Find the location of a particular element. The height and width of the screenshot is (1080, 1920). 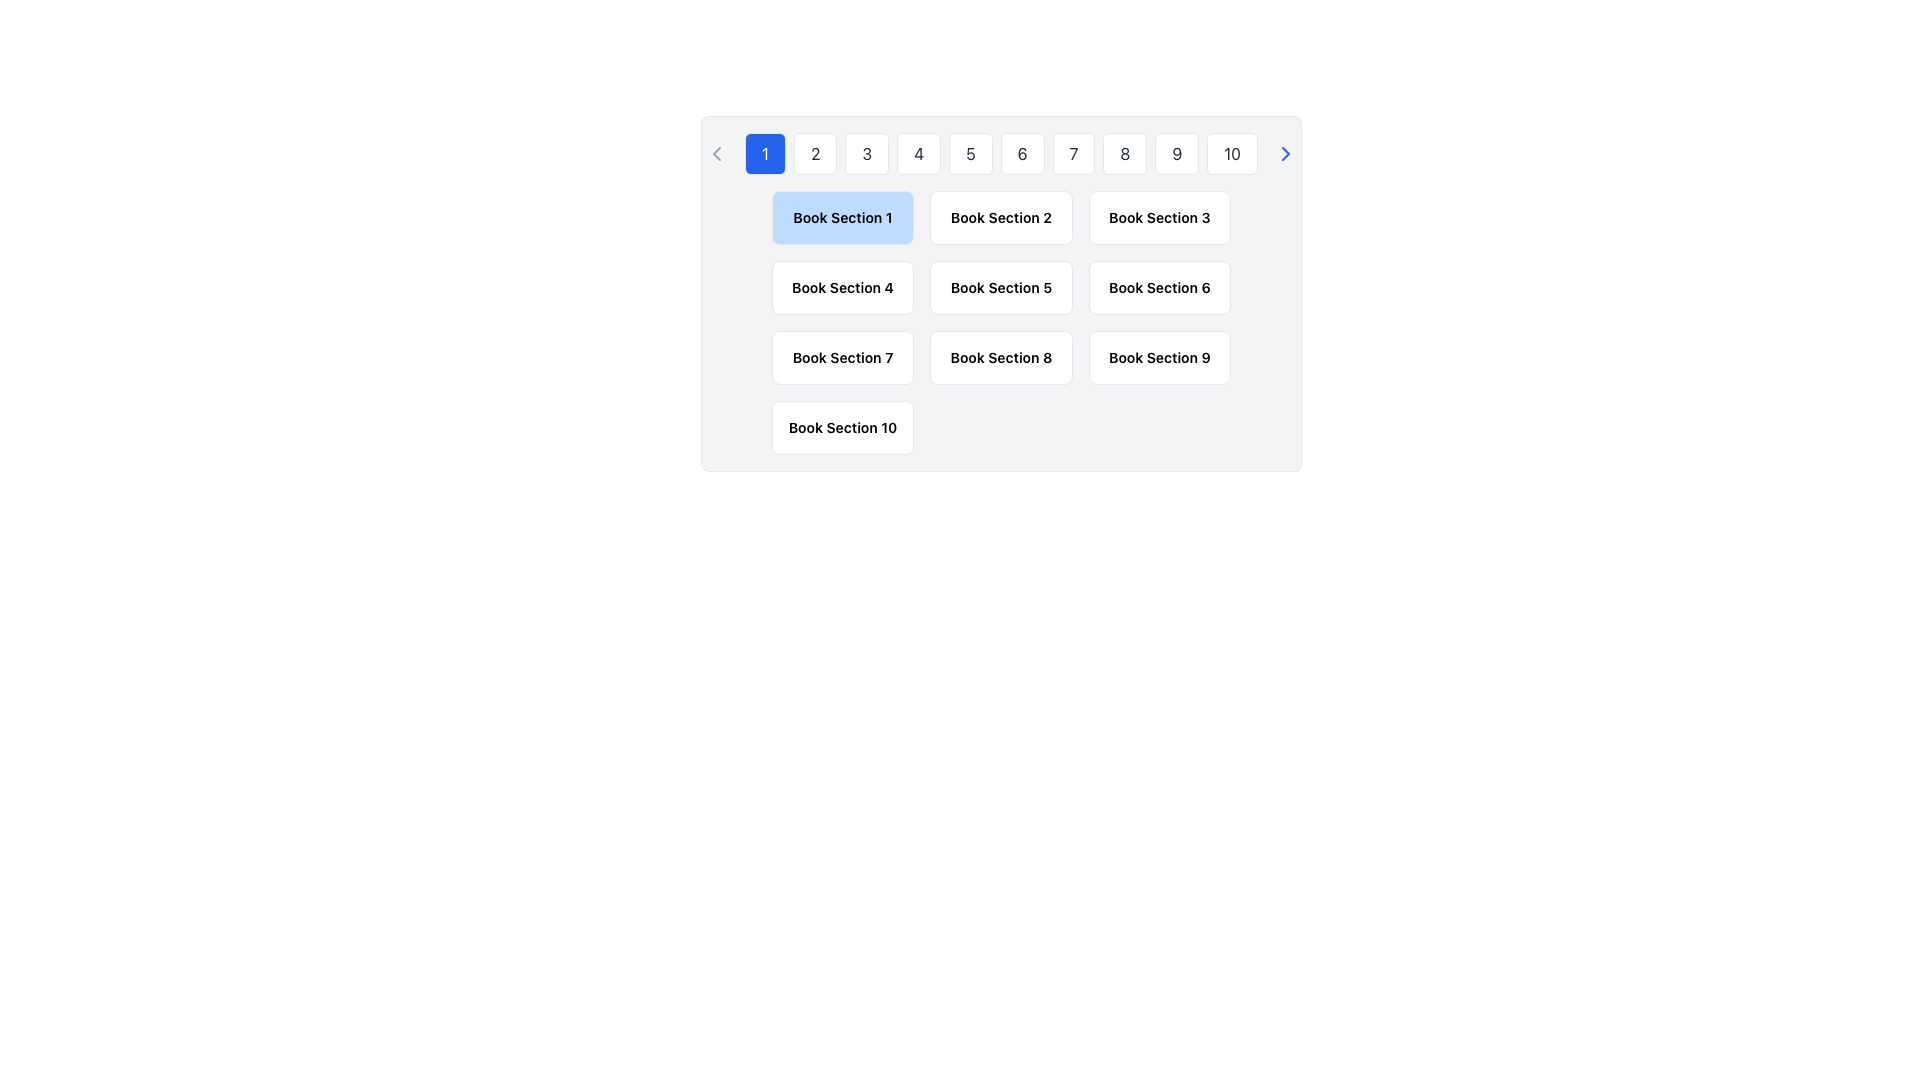

the button representing the number 9 in the pagination system to receive visual feedback is located at coordinates (1177, 153).